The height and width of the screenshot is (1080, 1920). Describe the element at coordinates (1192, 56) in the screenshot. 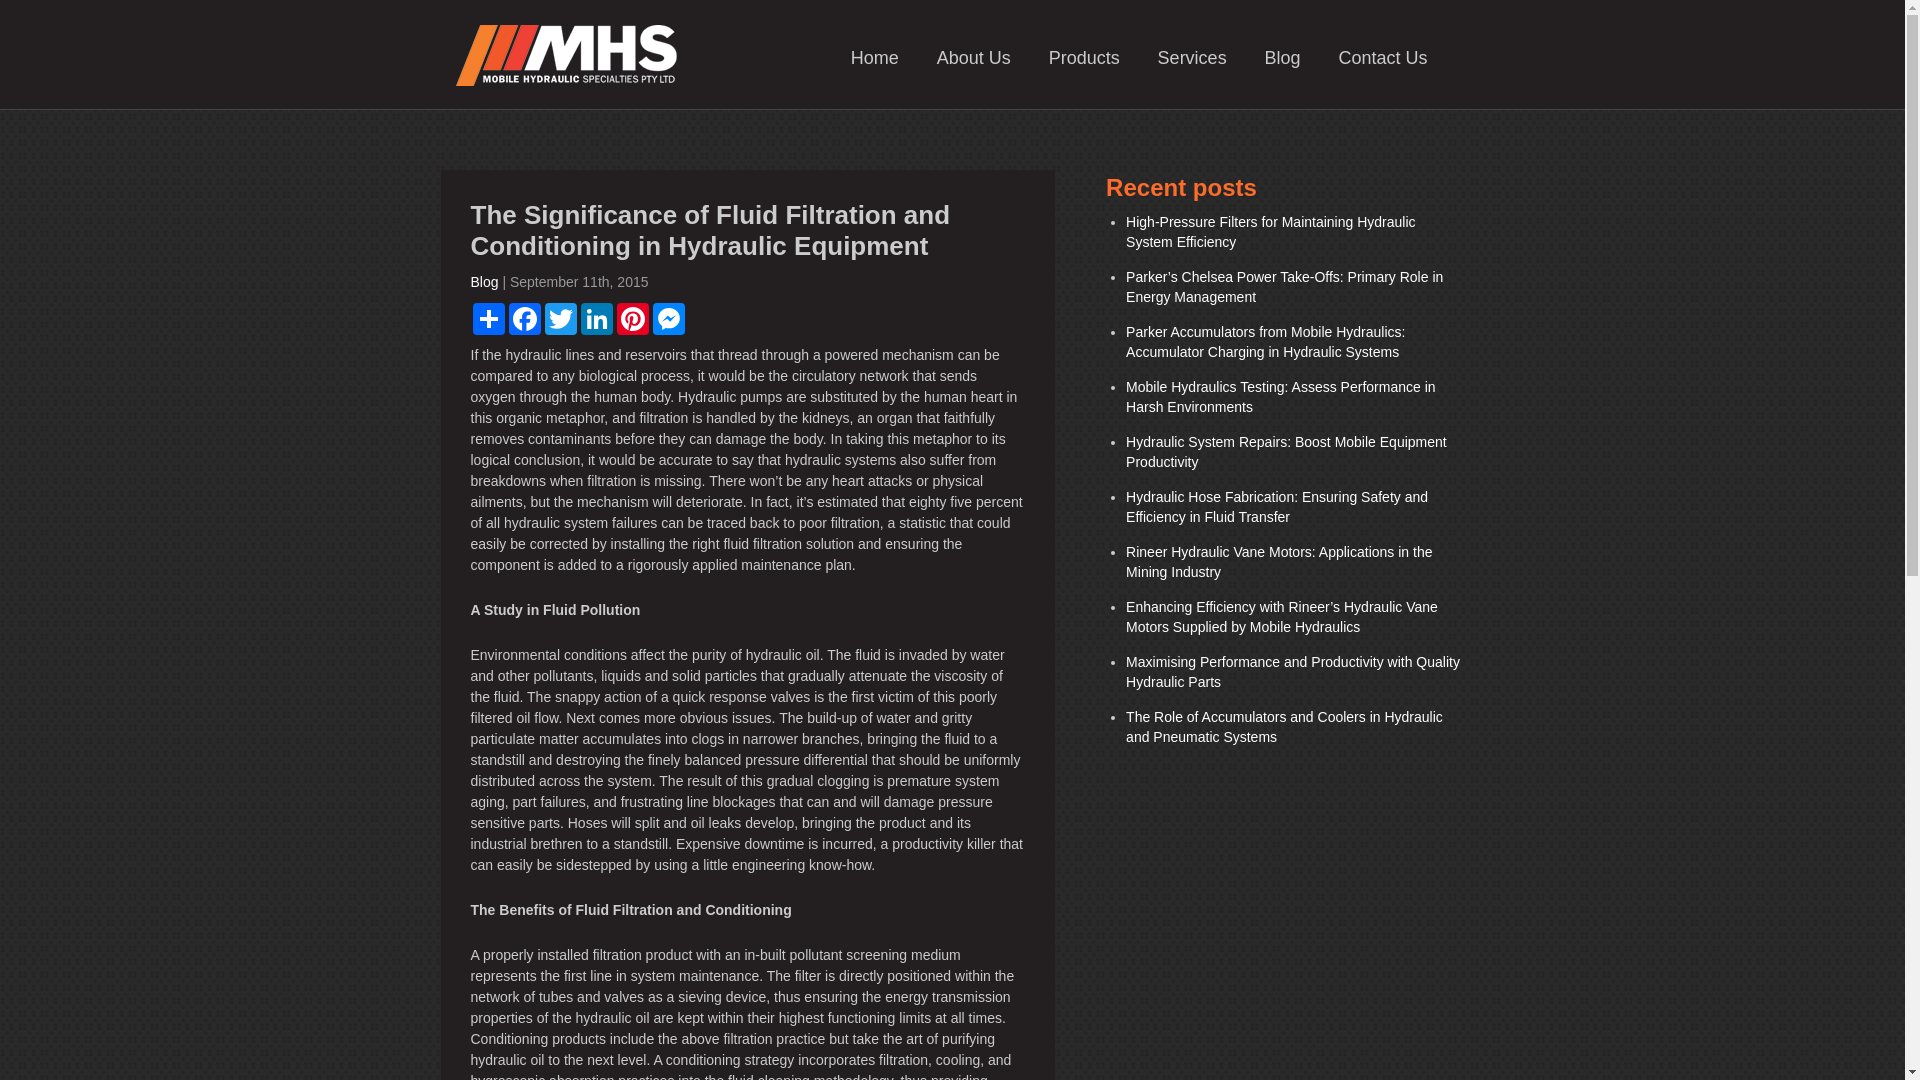

I see `'Services'` at that location.